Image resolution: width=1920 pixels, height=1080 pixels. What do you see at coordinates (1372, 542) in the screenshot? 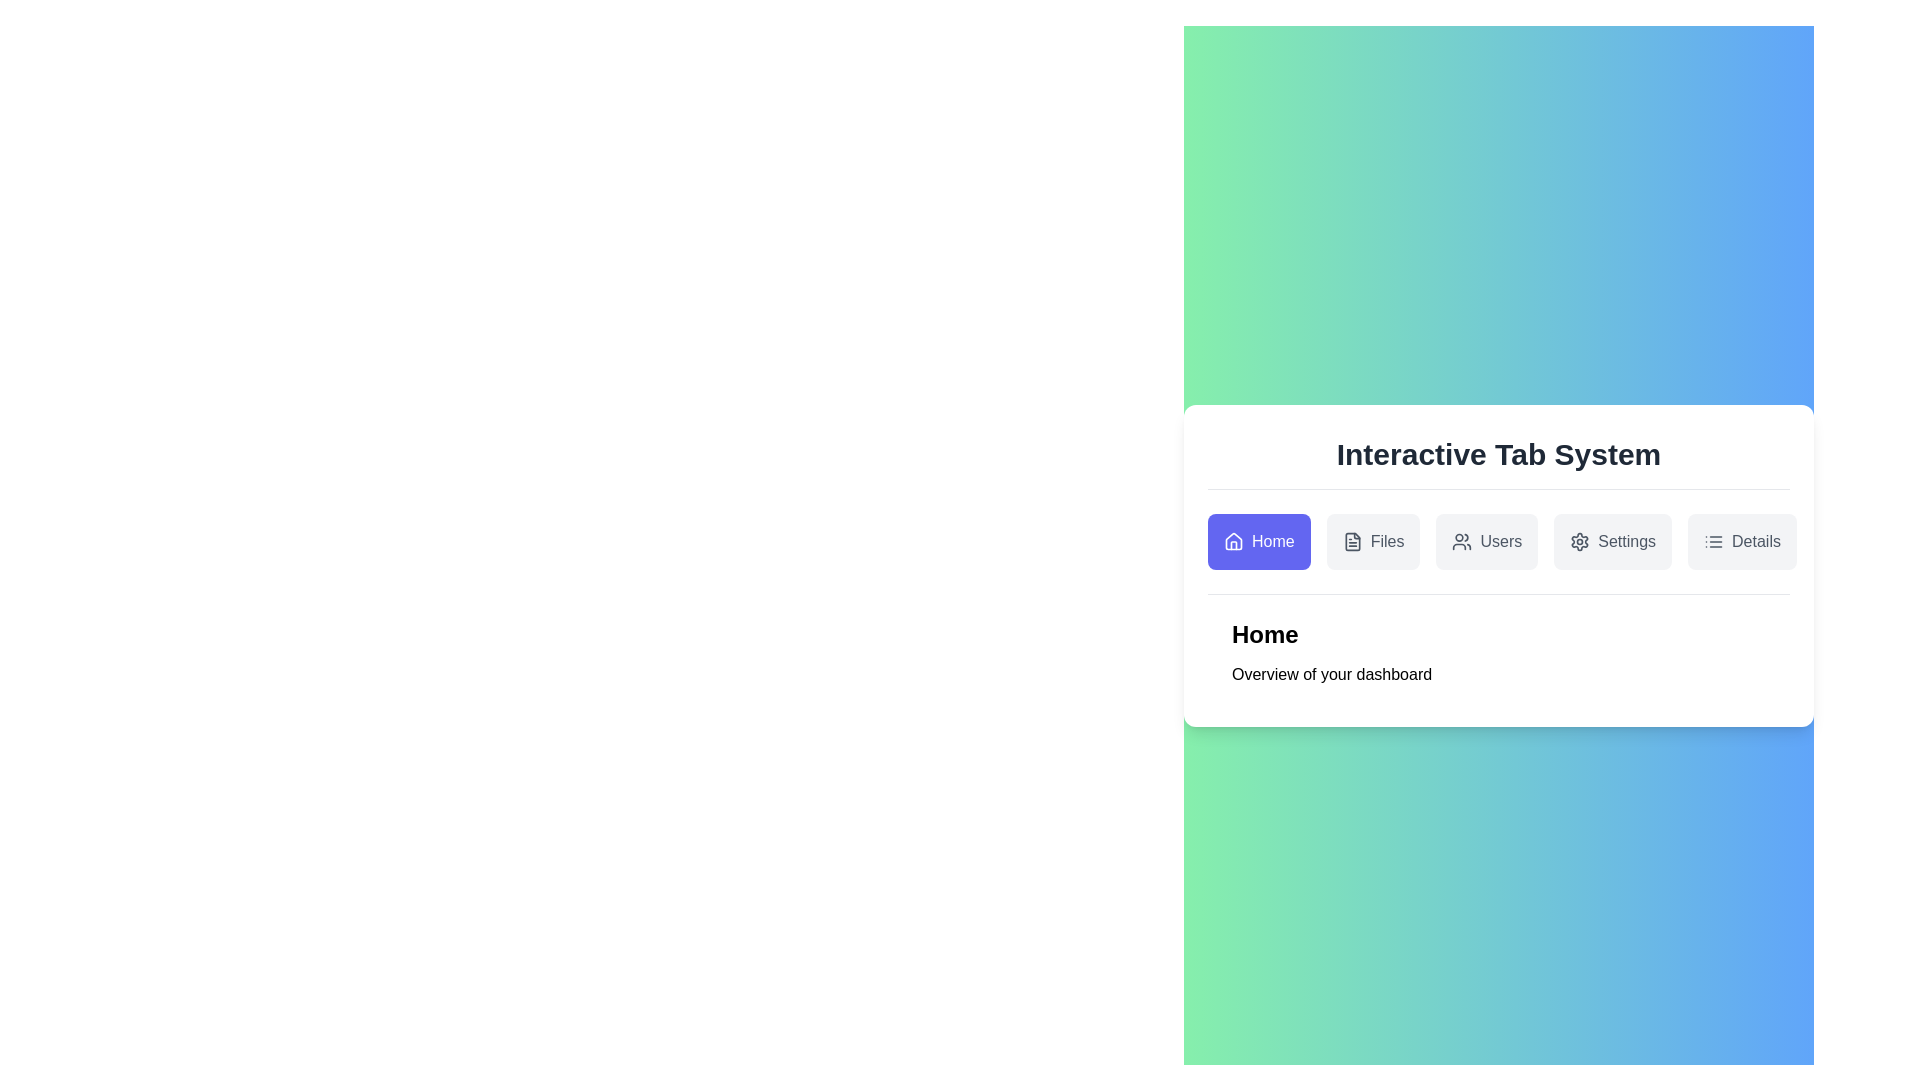
I see `the 'Files' navigation tab button, which is positioned as the second tab in the horizontal navigation bar, between the 'Home' and 'Users' buttons` at bounding box center [1372, 542].